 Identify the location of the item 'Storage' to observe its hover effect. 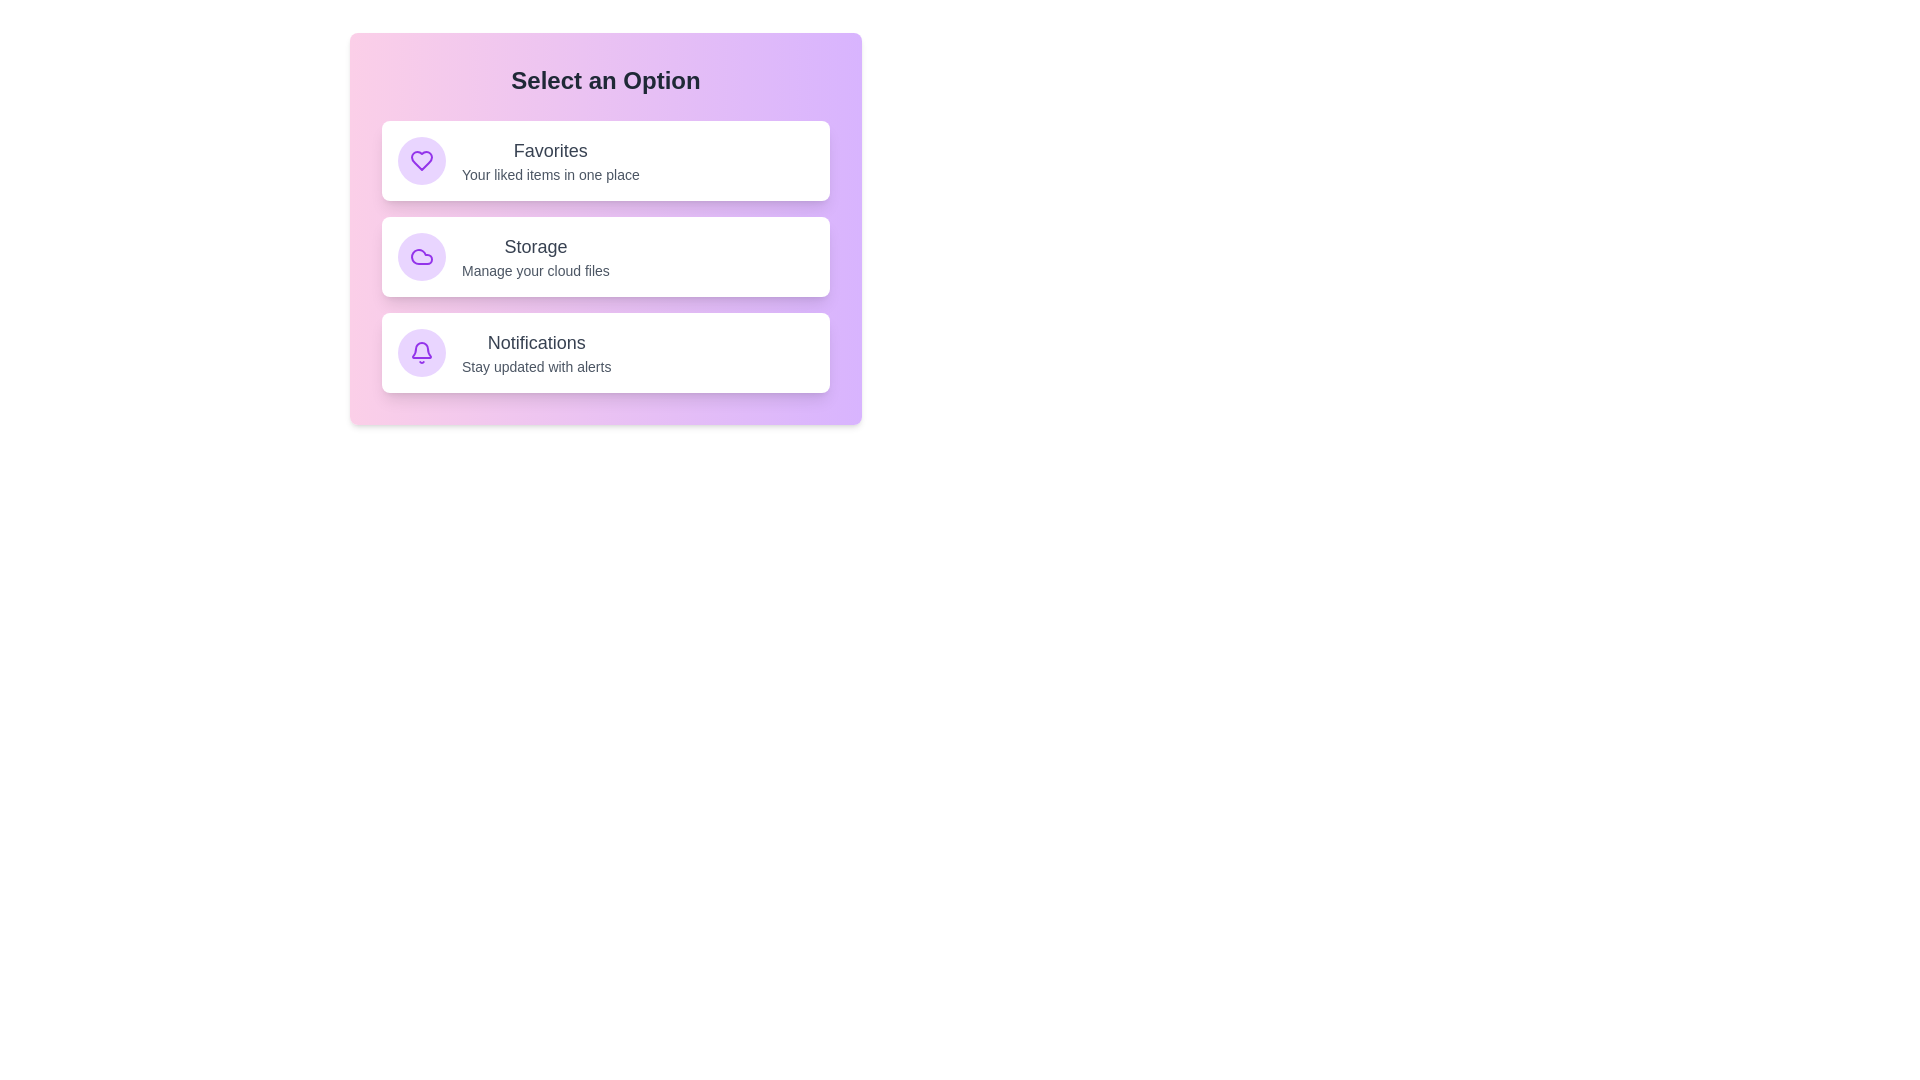
(604, 256).